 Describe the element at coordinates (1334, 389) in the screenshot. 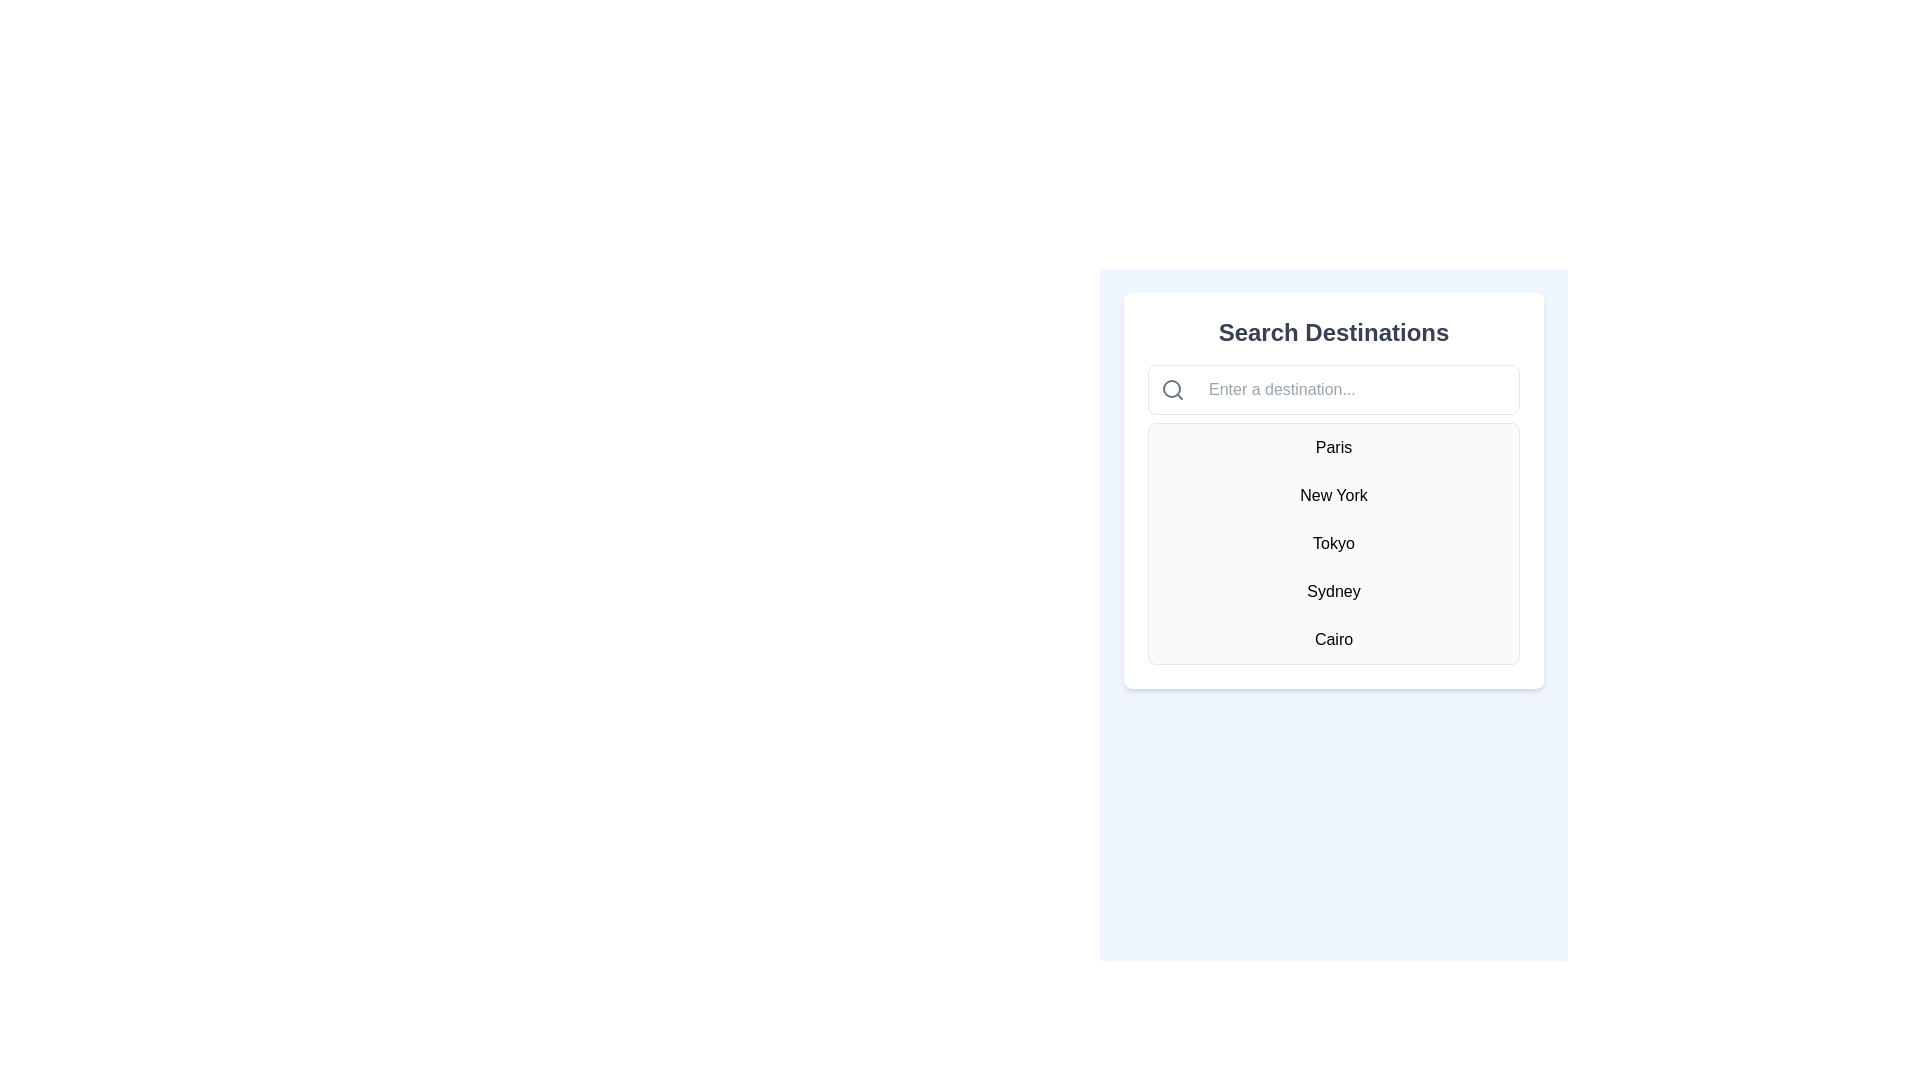

I see `the text input field for searching destinations, which is located below the header 'Search Destinations' and above the list of destination names` at that location.